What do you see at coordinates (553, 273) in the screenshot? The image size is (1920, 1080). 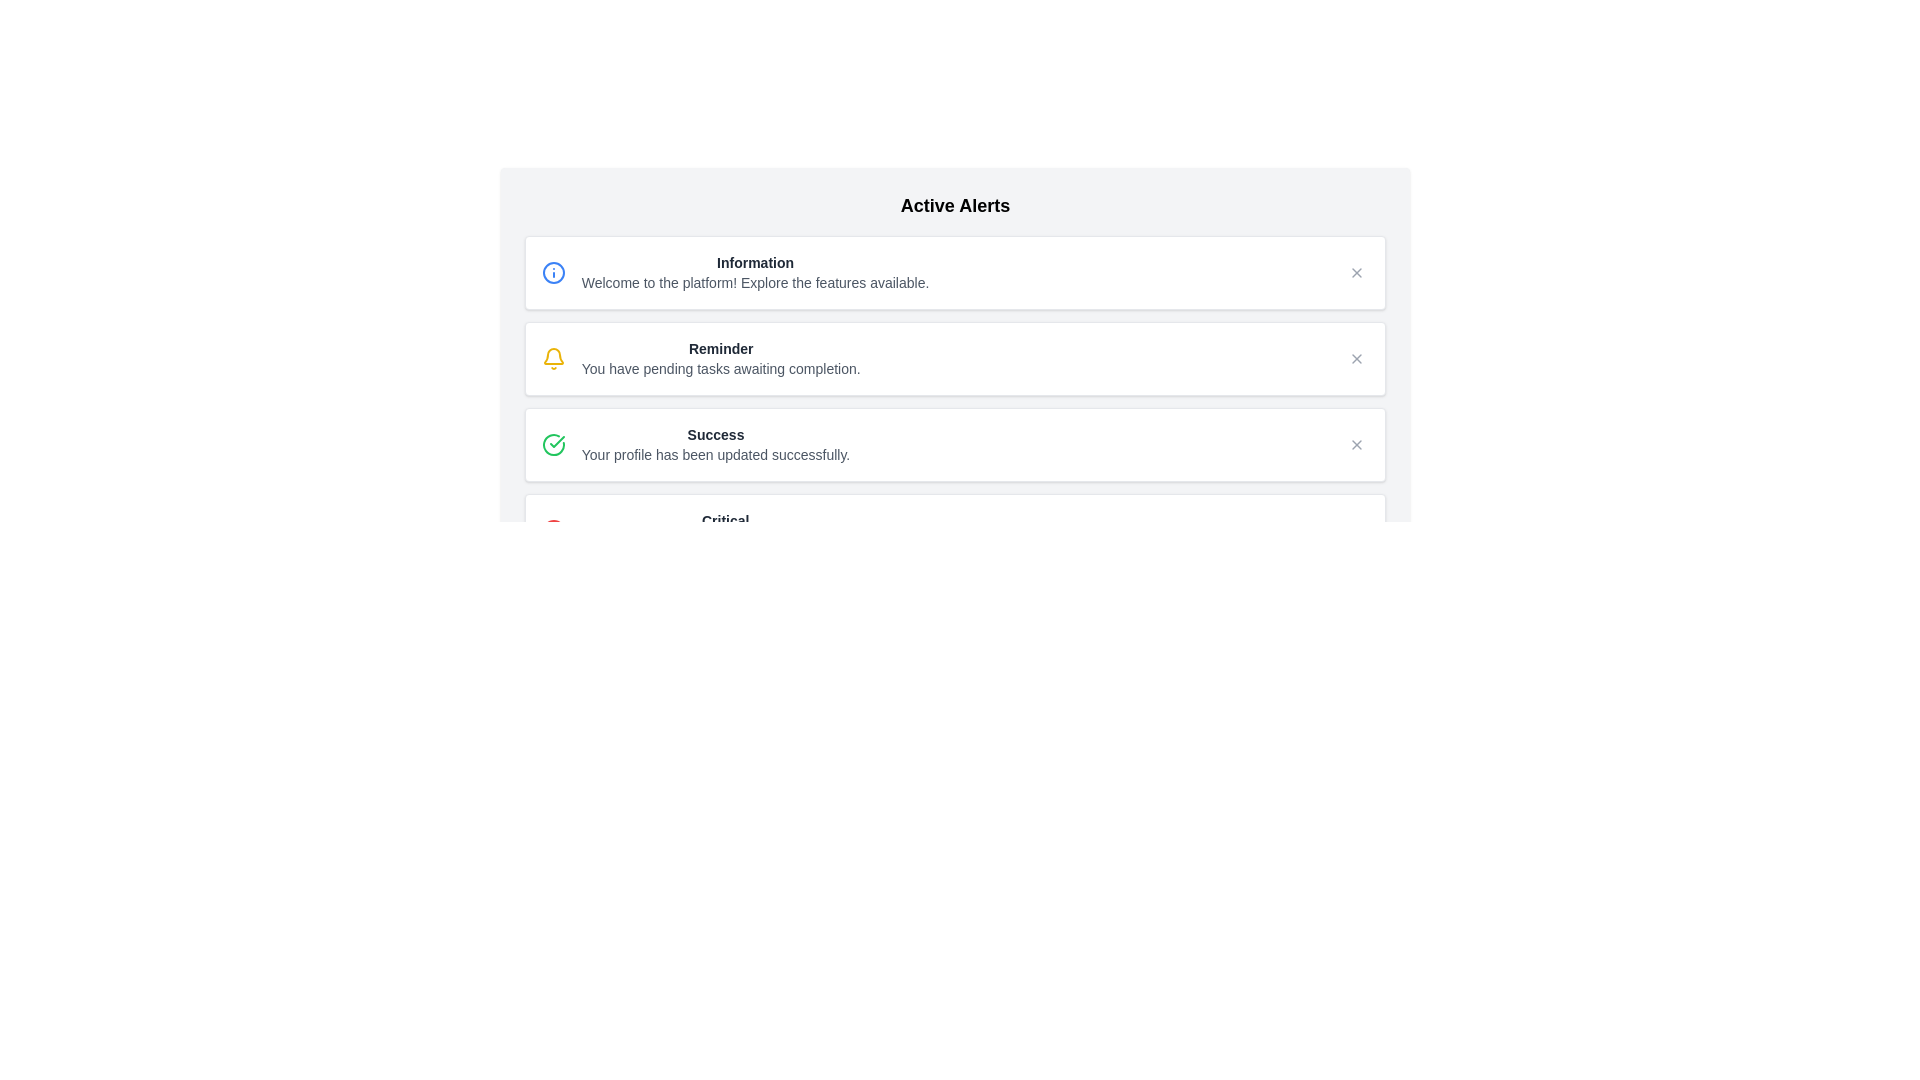 I see `the circular shape with a blue stroke inside the SVG icon representing an informational symbol, located in the 'Active Alerts' section of the alert bar` at bounding box center [553, 273].